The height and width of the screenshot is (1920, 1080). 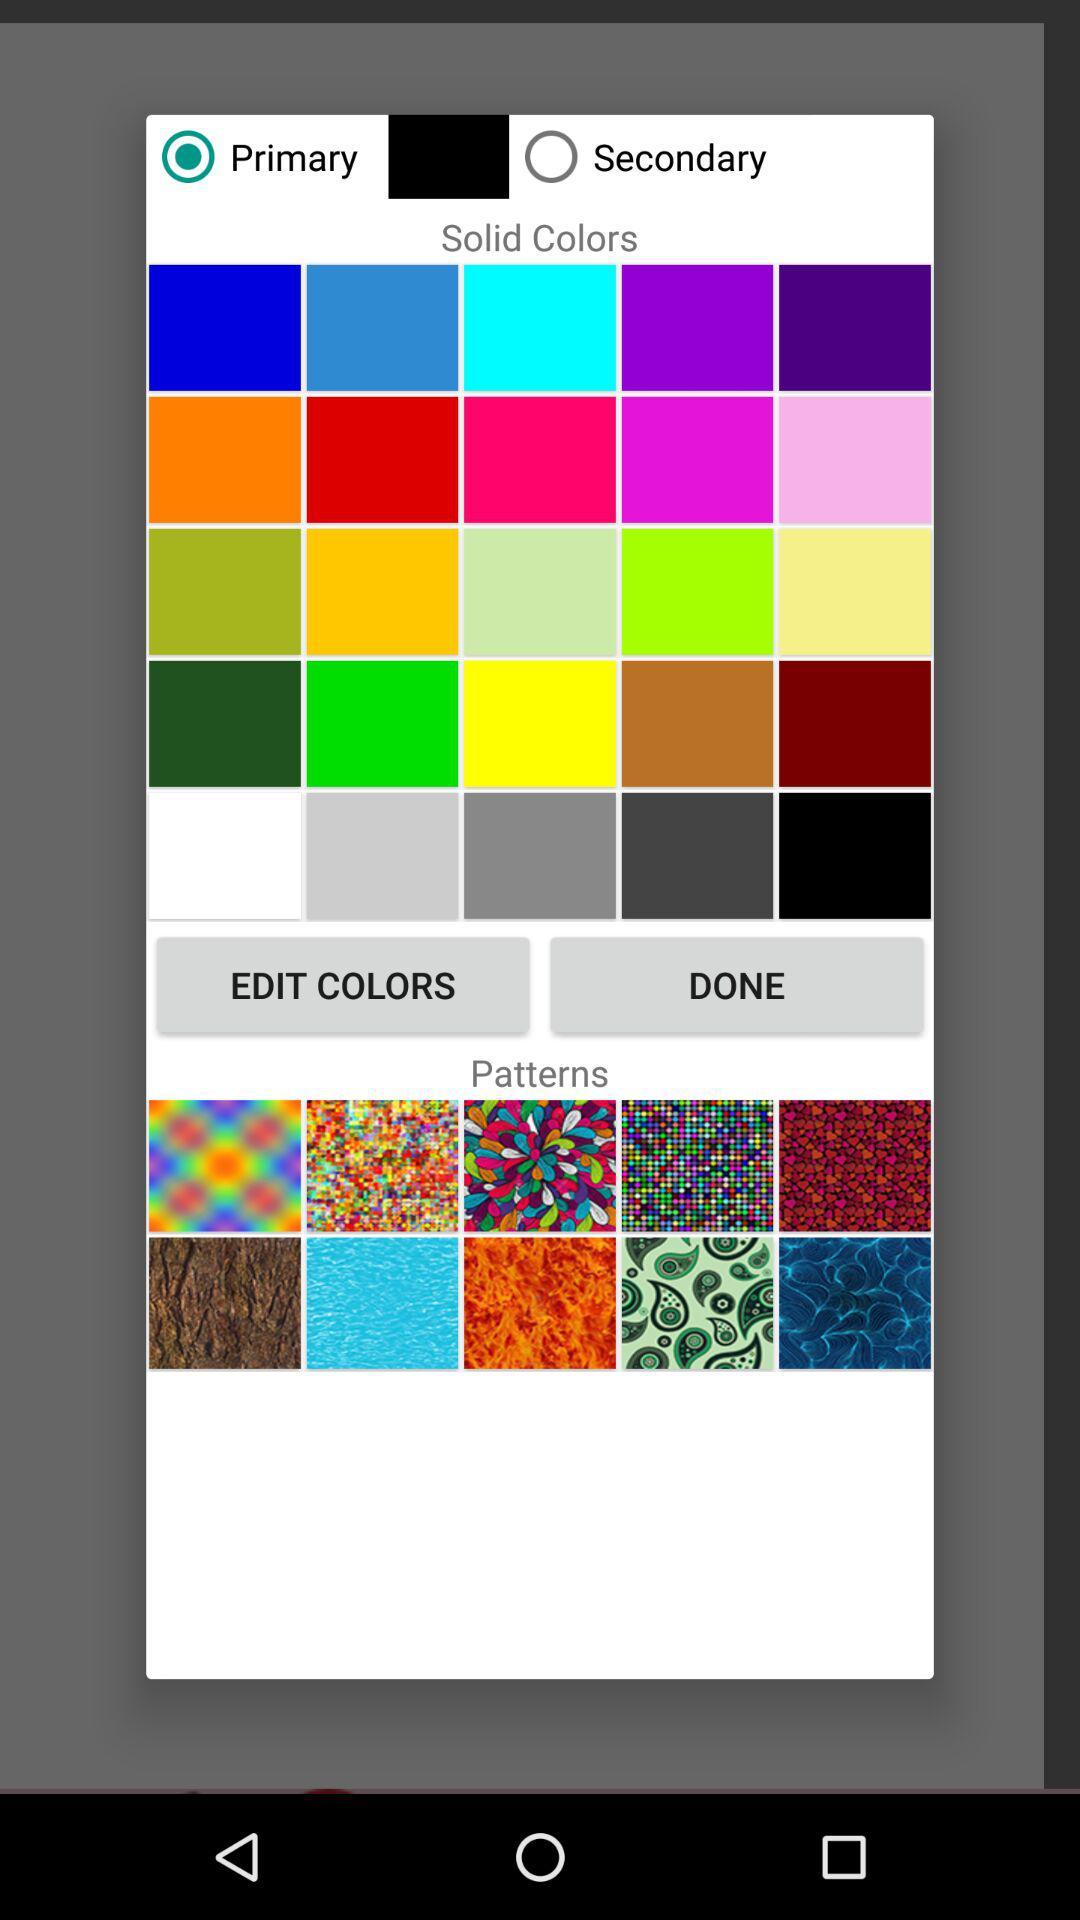 What do you see at coordinates (342, 984) in the screenshot?
I see `the edit colors icon` at bounding box center [342, 984].